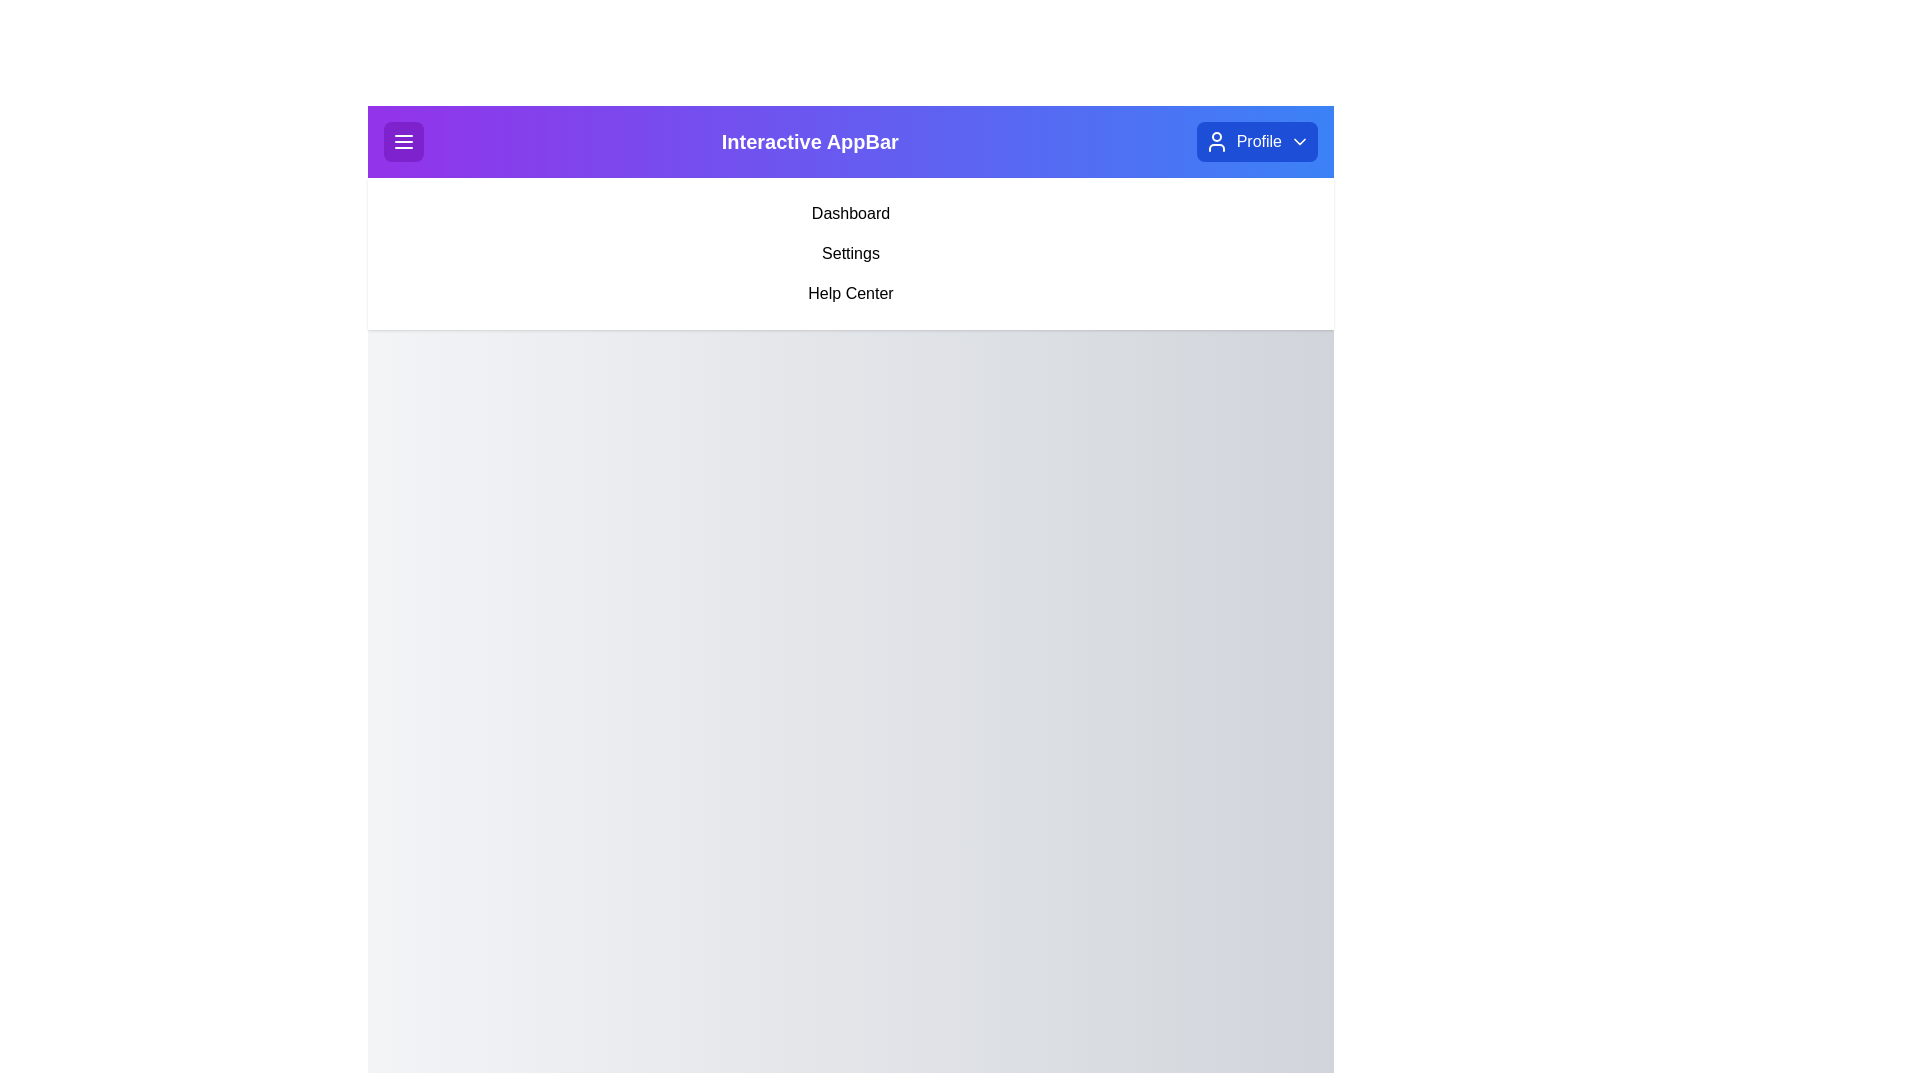  Describe the element at coordinates (402, 141) in the screenshot. I see `menu button to toggle the sidebar visibility` at that location.